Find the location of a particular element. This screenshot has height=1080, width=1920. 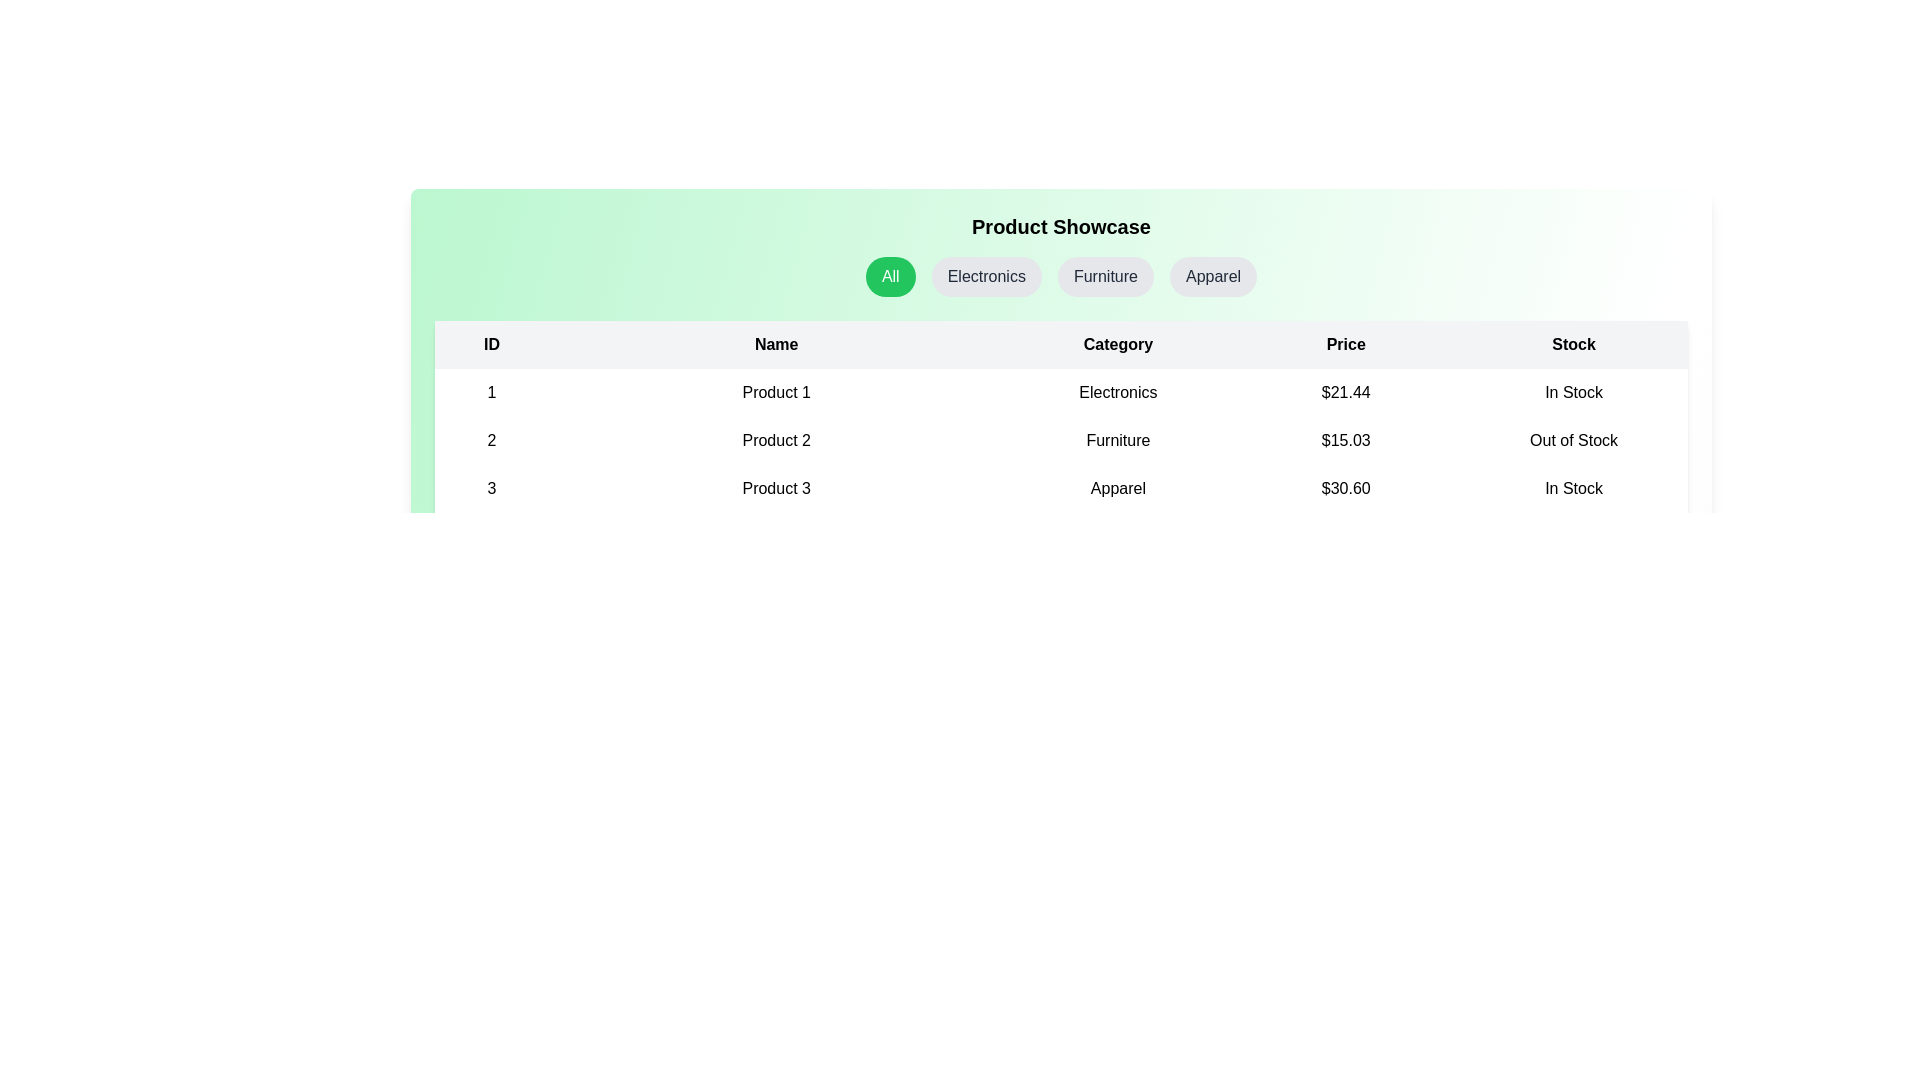

the category button labeled Apparel to filter products is located at coordinates (1212, 277).